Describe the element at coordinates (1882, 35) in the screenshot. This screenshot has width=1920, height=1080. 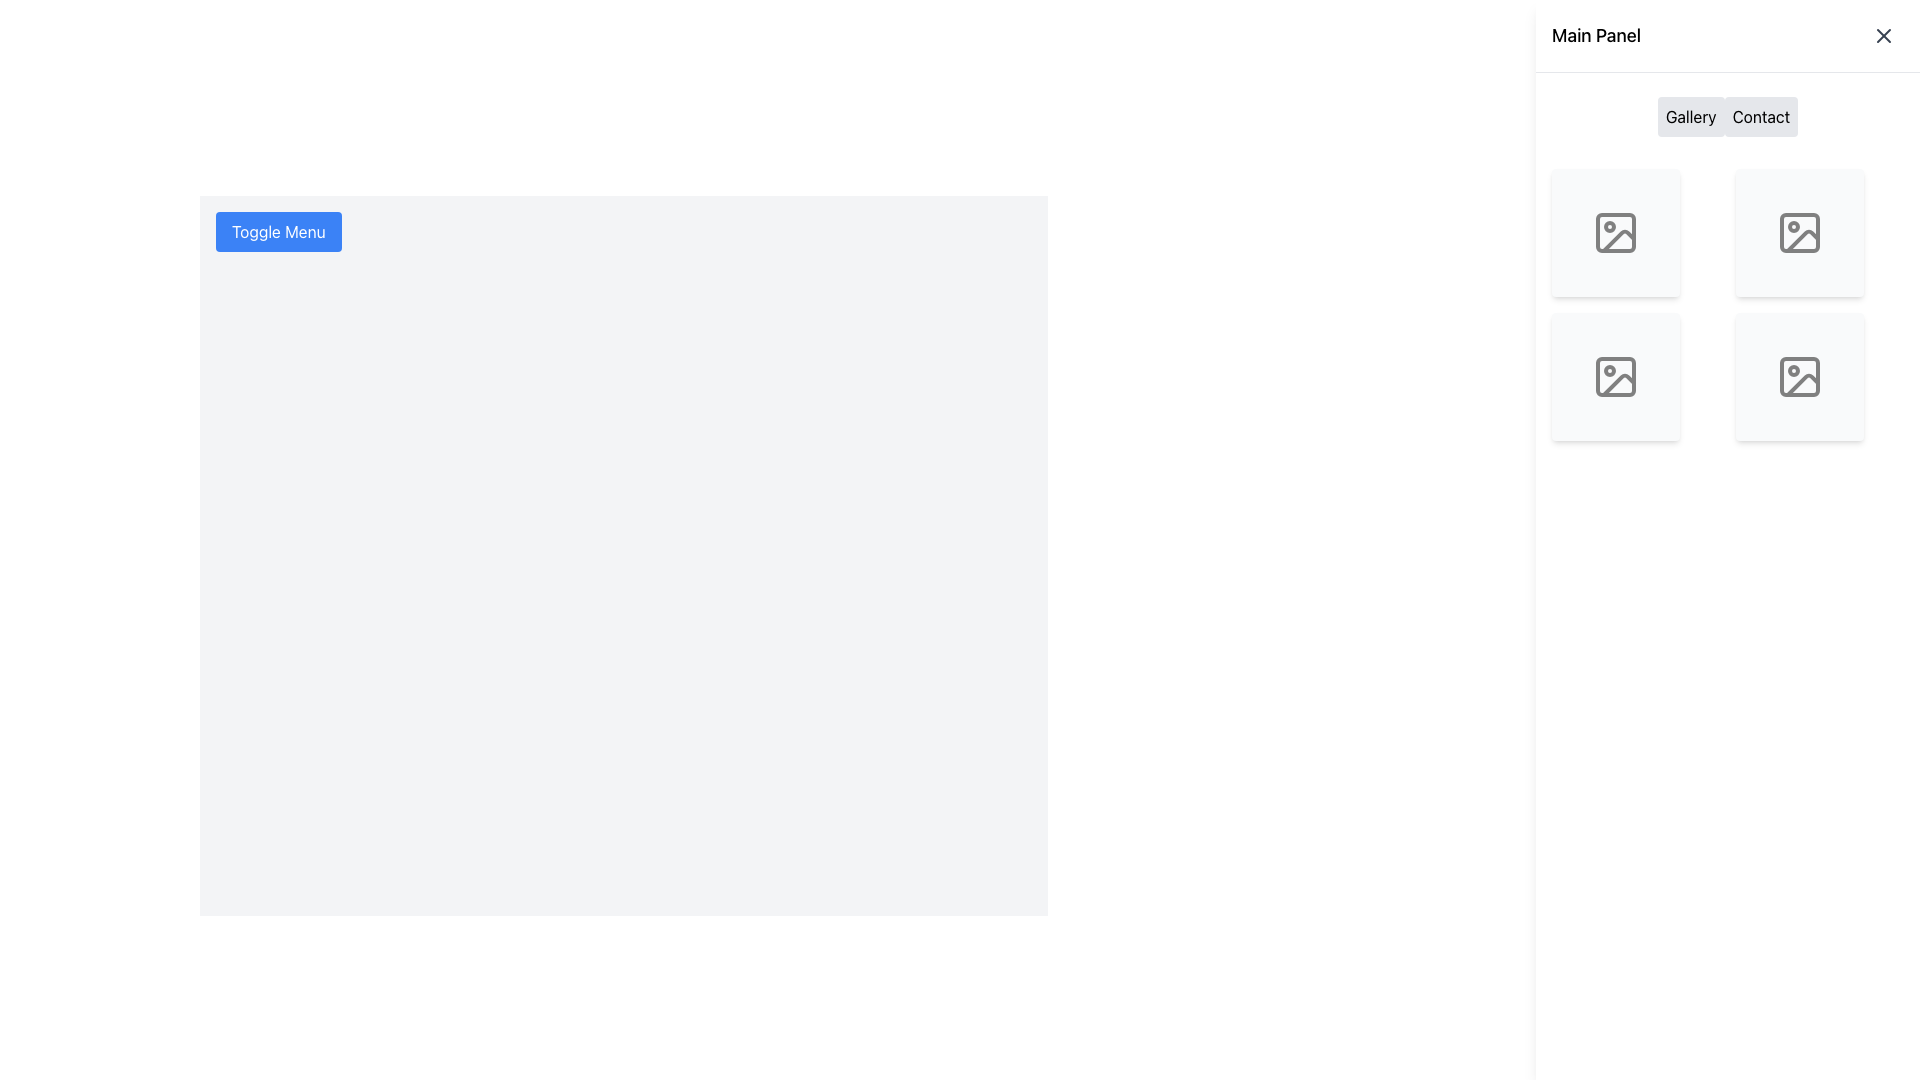
I see `the Close Icon located at the top-right corner of the interface, immediately to the right of the 'Main Panel' title` at that location.